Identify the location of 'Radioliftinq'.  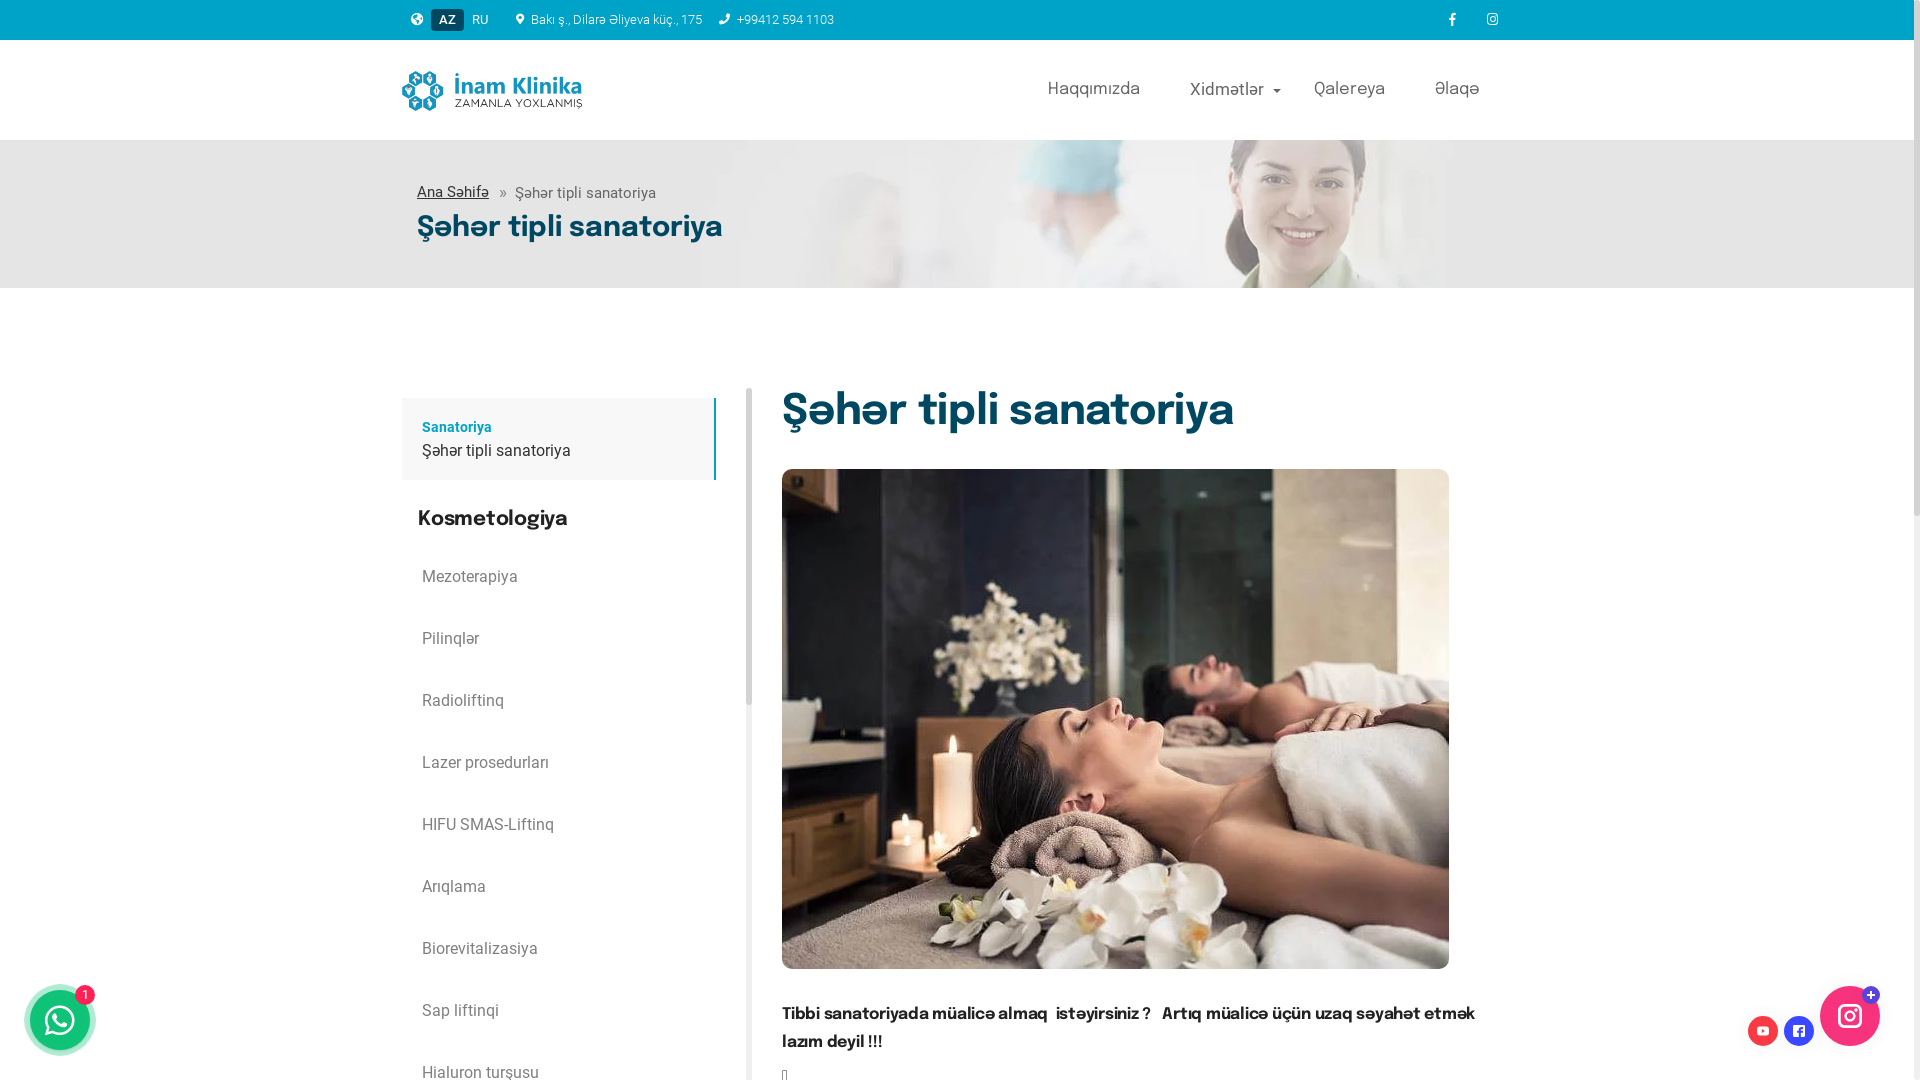
(558, 700).